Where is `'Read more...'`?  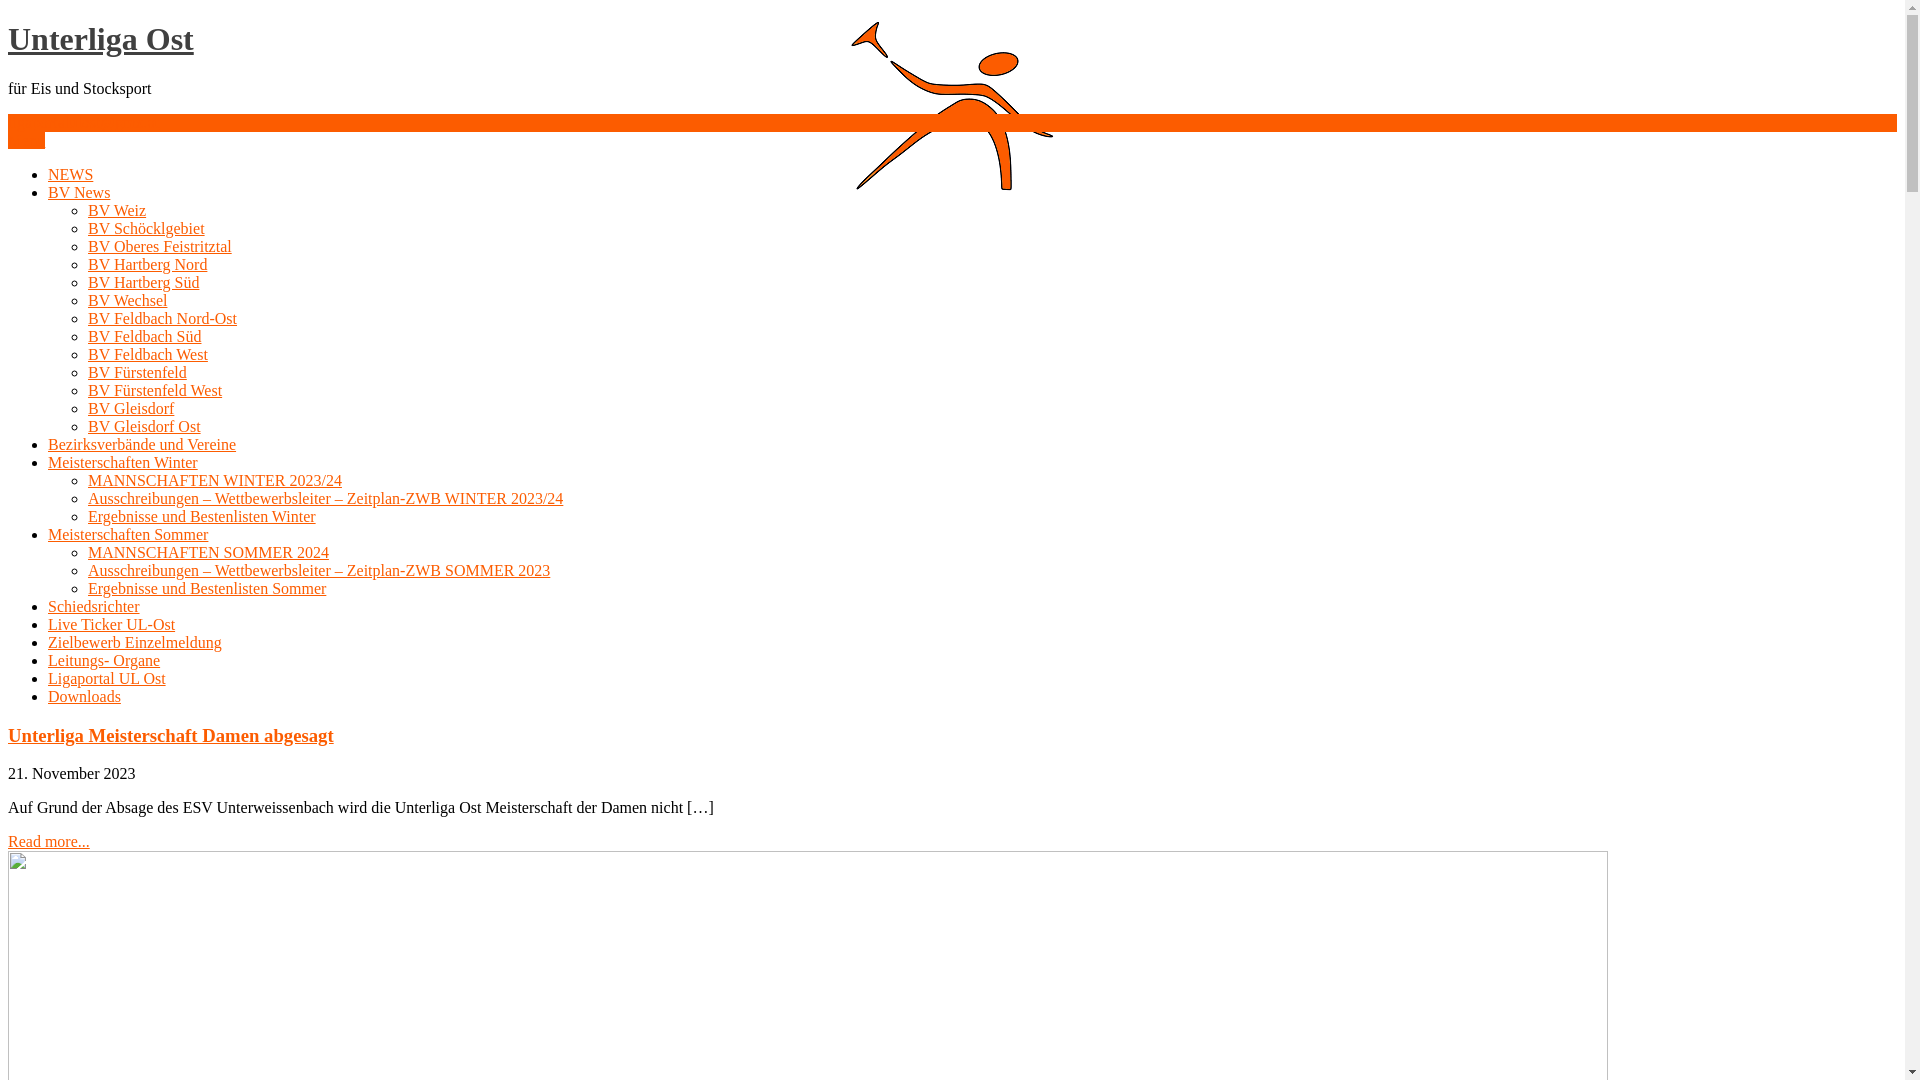
'Read more...' is located at coordinates (48, 841).